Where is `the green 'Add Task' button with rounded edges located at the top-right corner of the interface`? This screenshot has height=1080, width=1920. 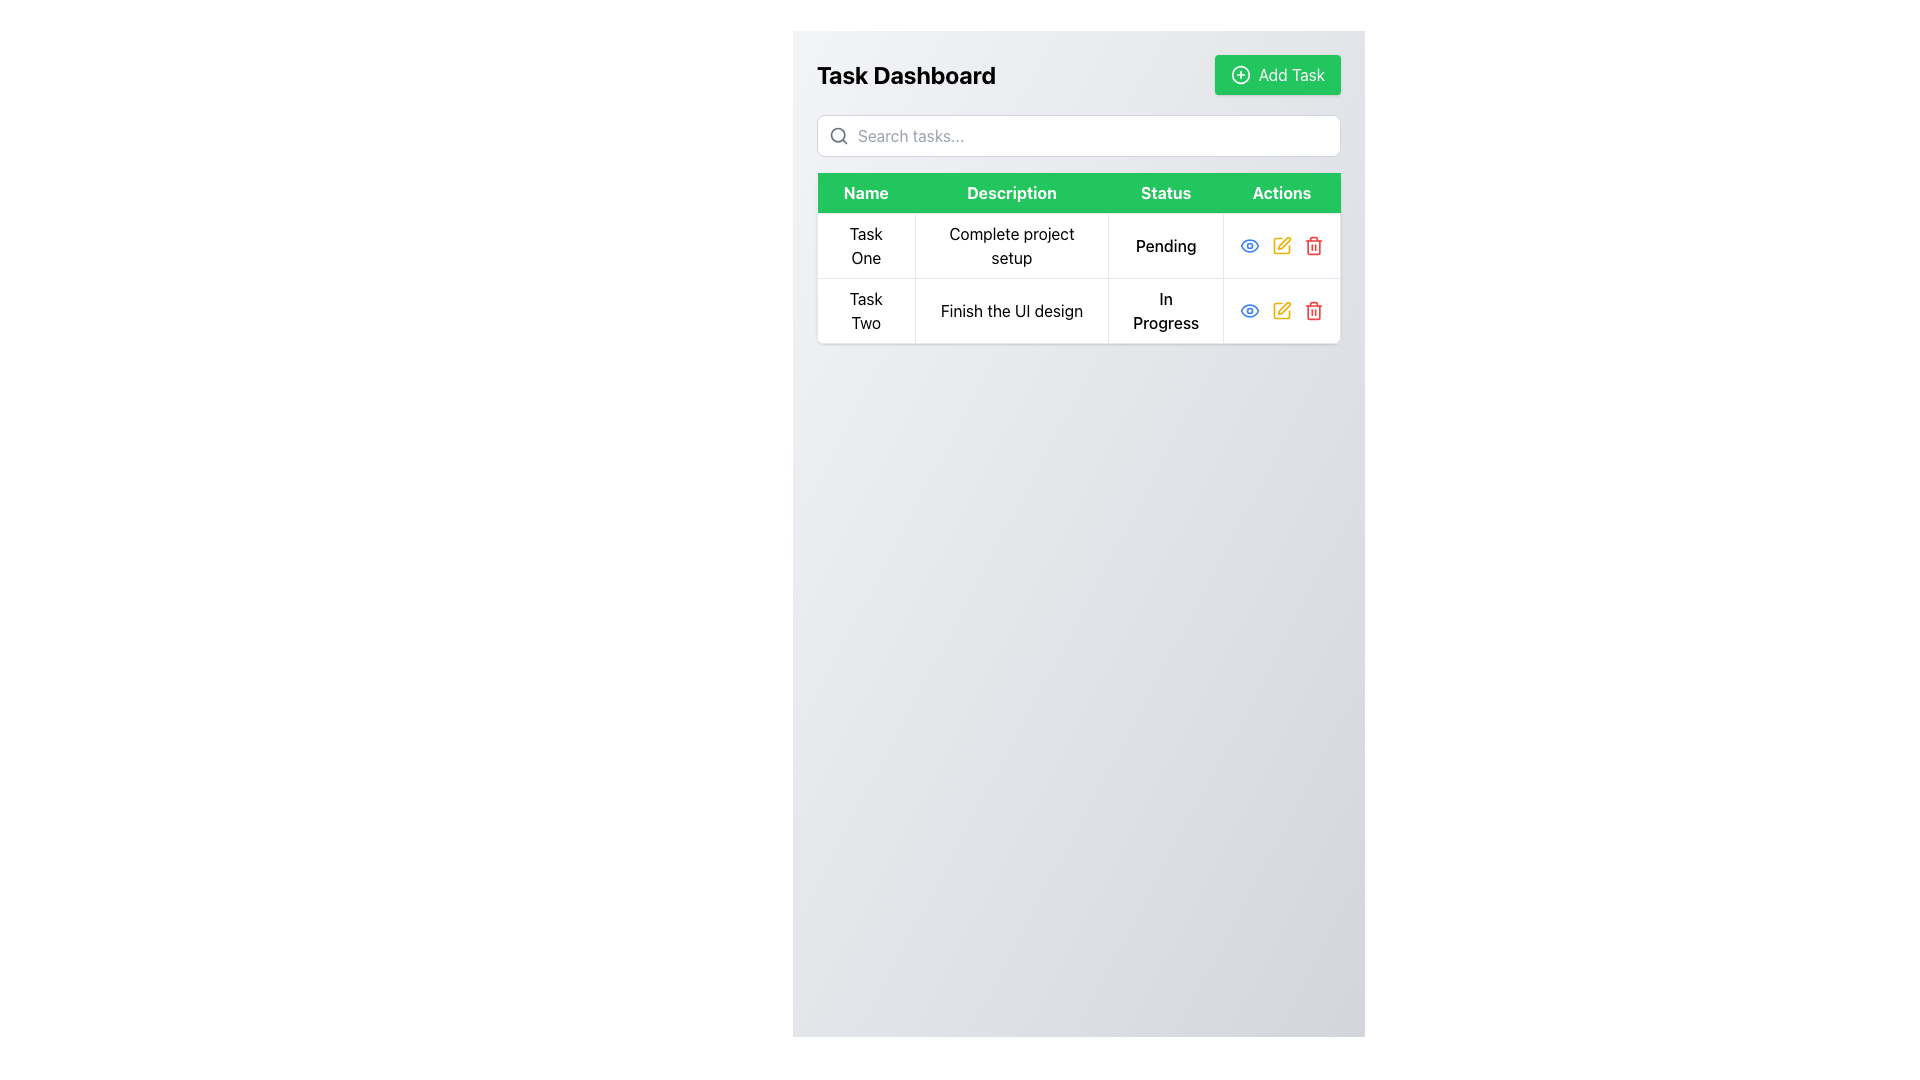
the green 'Add Task' button with rounded edges located at the top-right corner of the interface is located at coordinates (1276, 73).